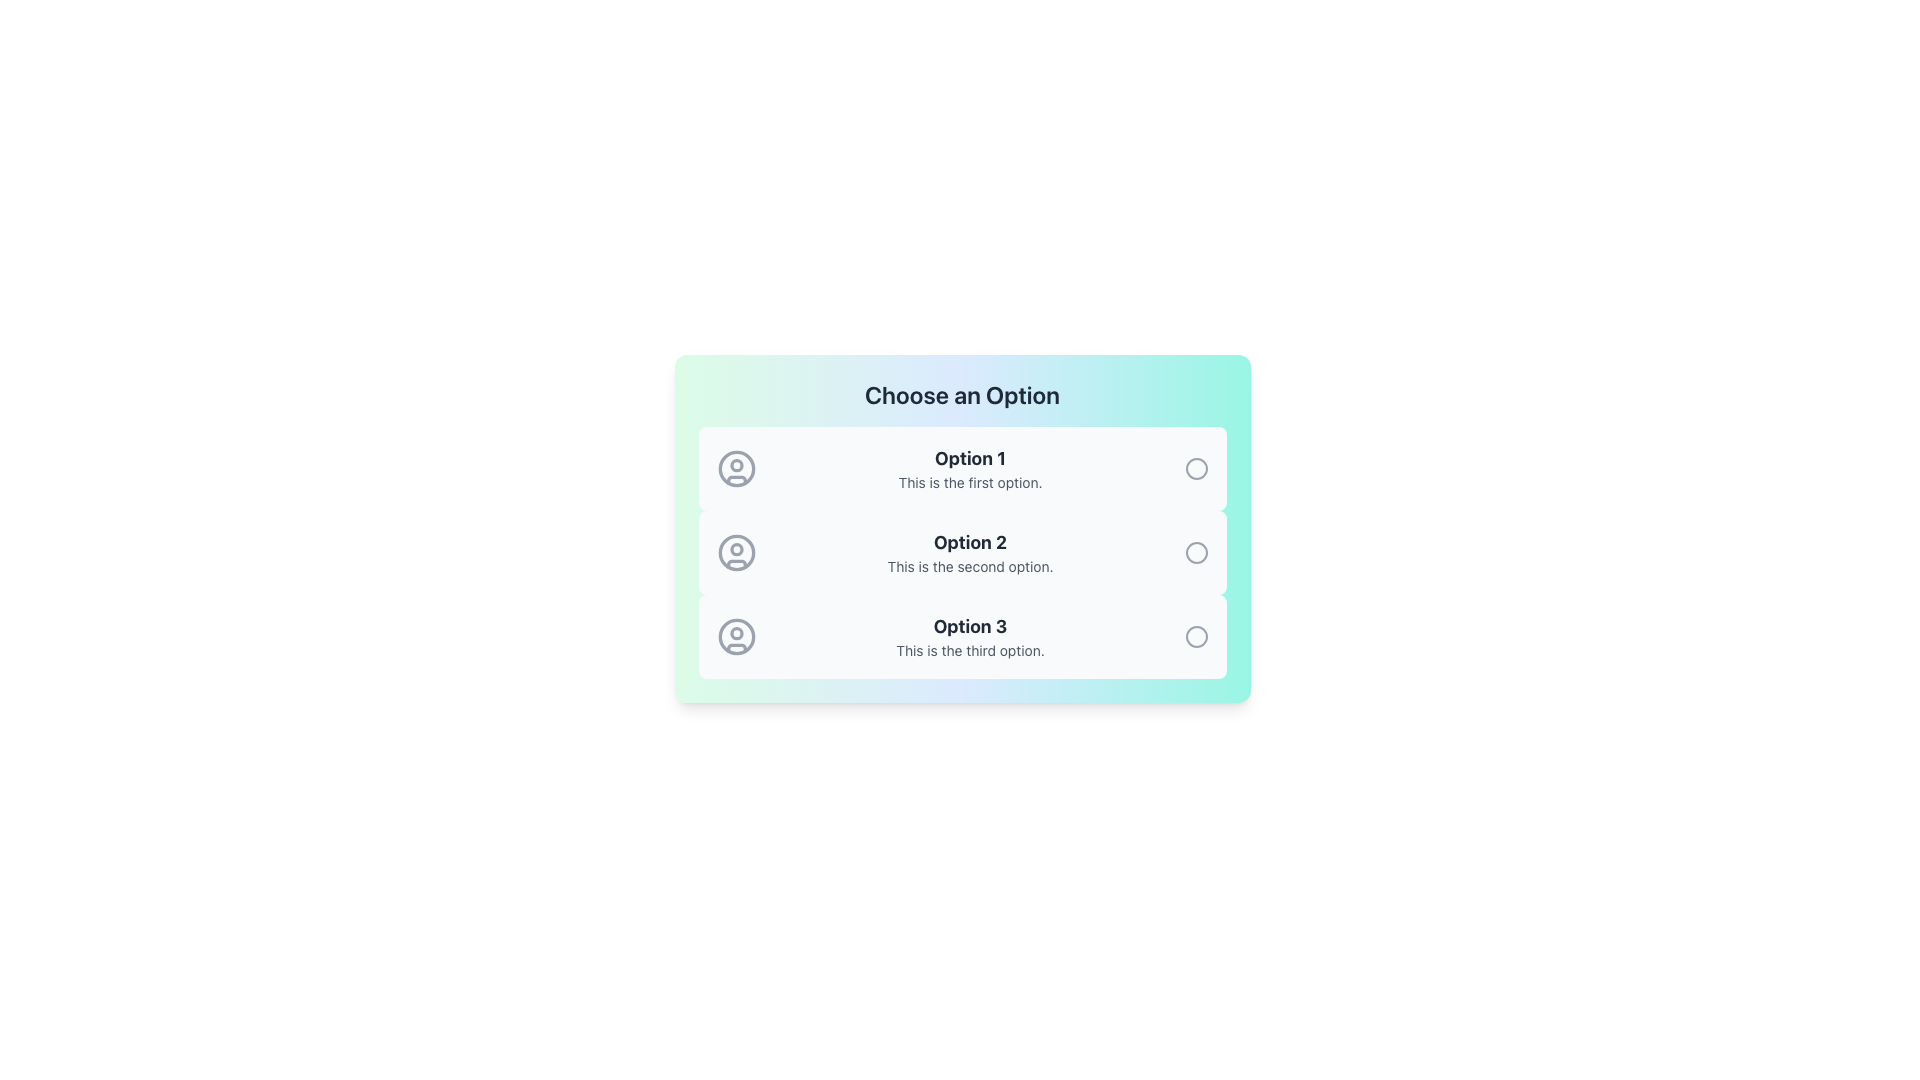  What do you see at coordinates (970, 636) in the screenshot?
I see `text displayed in the third option of the selectable option card, located at the bottom section of the vertically-stacked list` at bounding box center [970, 636].